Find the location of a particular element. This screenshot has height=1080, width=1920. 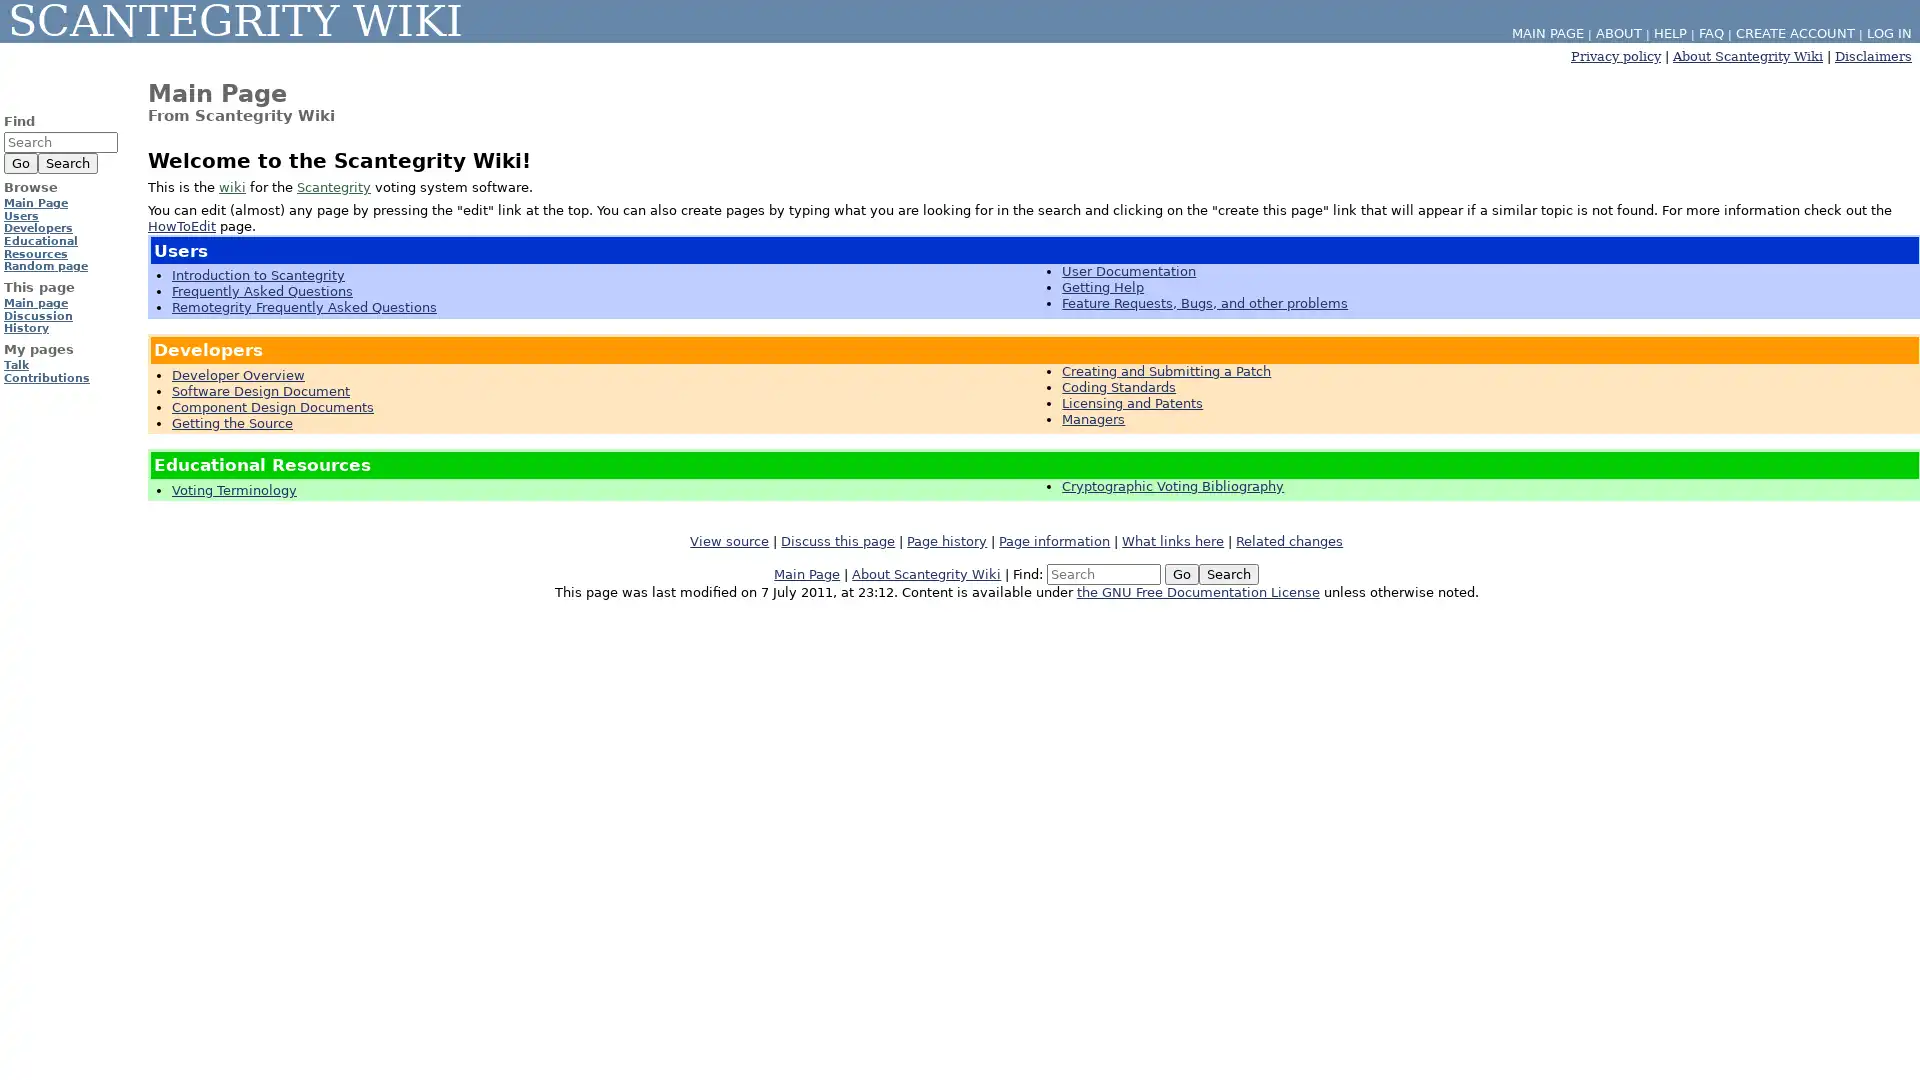

Search is located at coordinates (67, 162).